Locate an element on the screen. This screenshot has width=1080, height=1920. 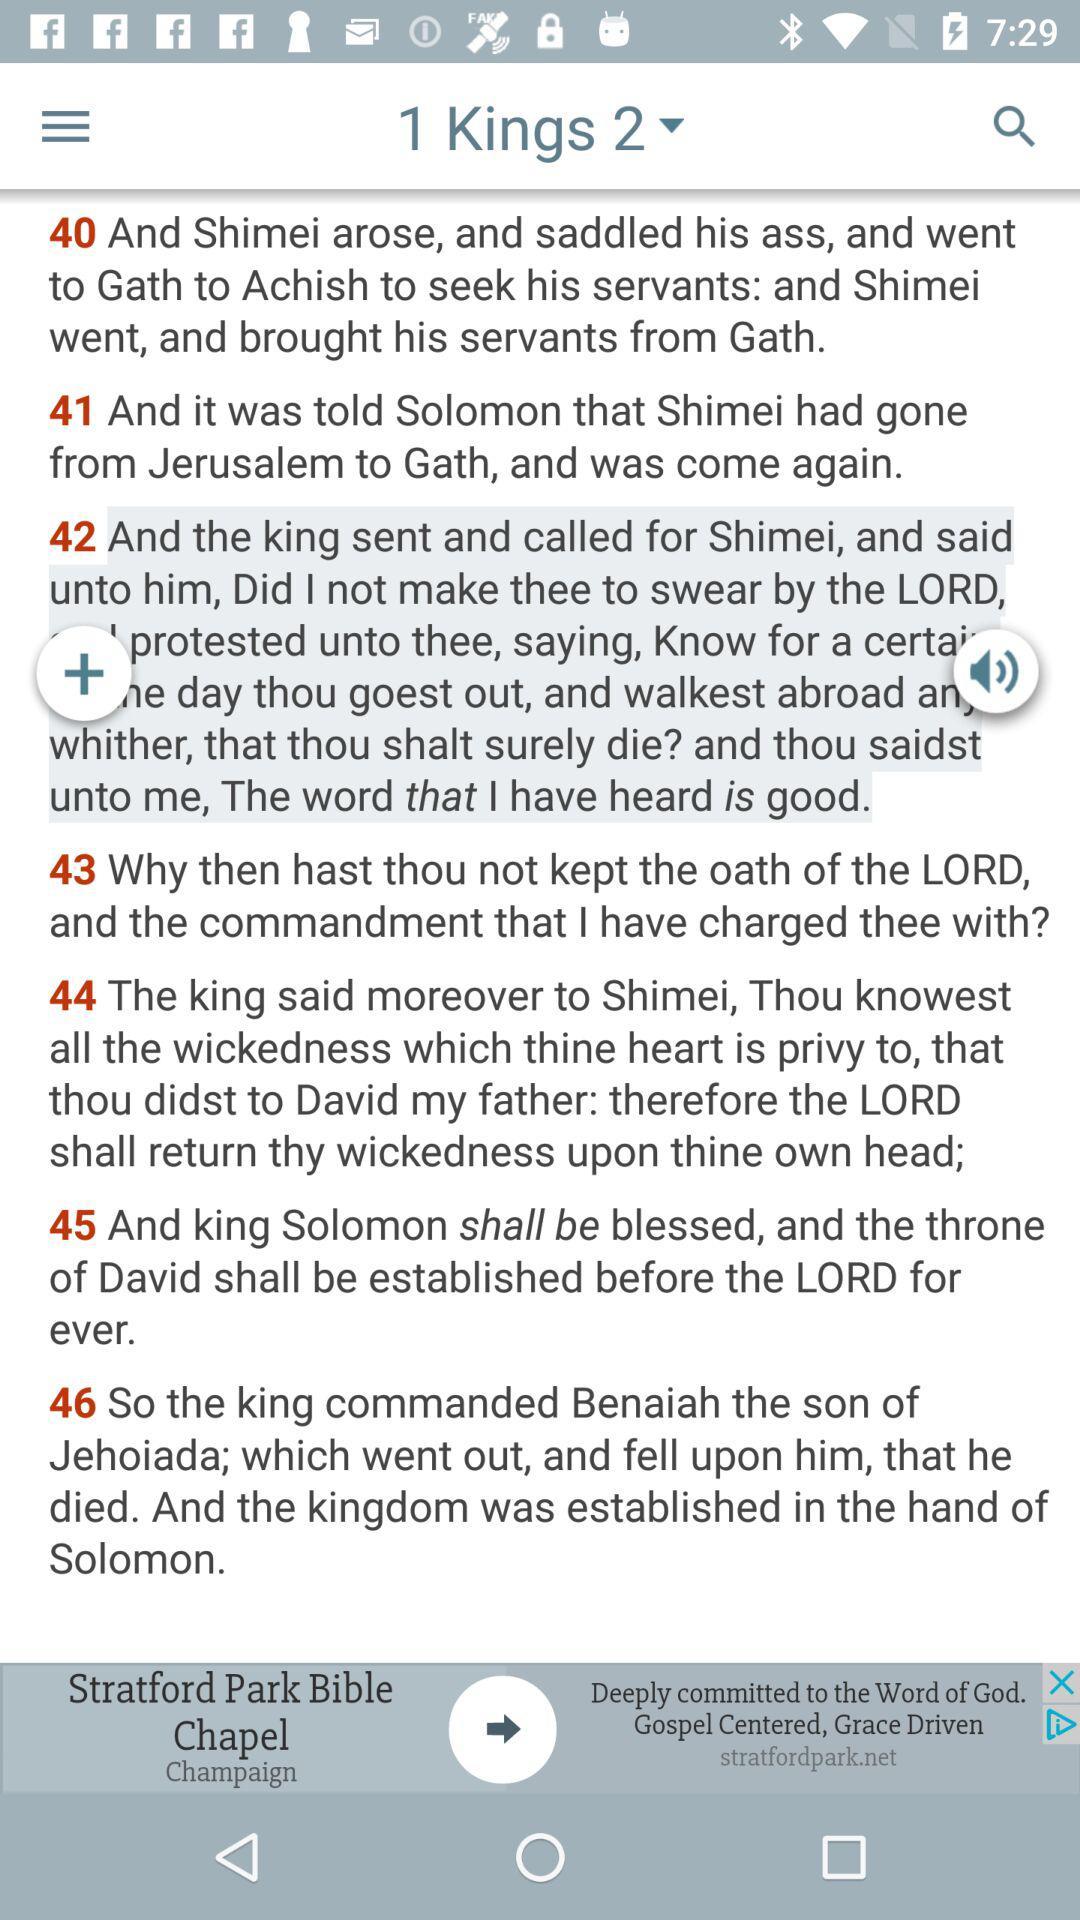
increash is located at coordinates (83, 677).